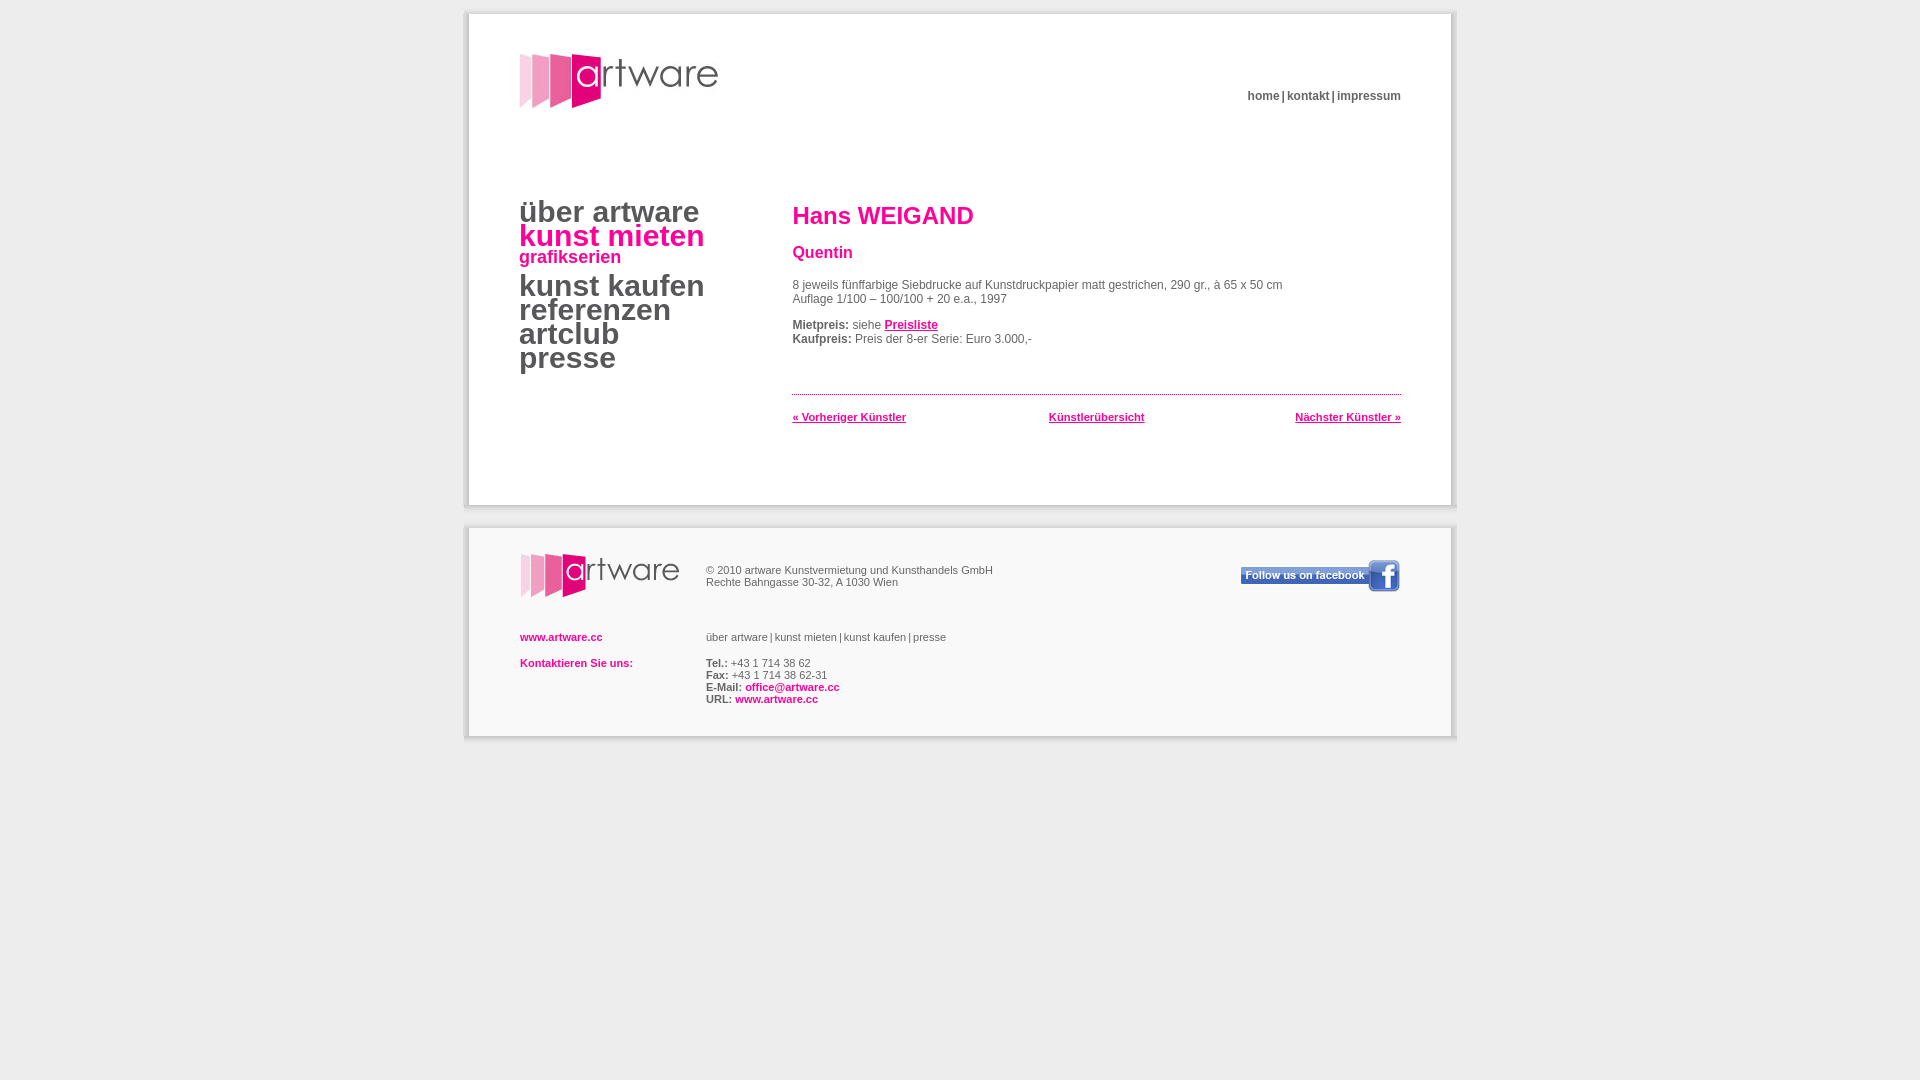 The width and height of the screenshot is (1920, 1080). What do you see at coordinates (791, 685) in the screenshot?
I see `'office@artware.cc'` at bounding box center [791, 685].